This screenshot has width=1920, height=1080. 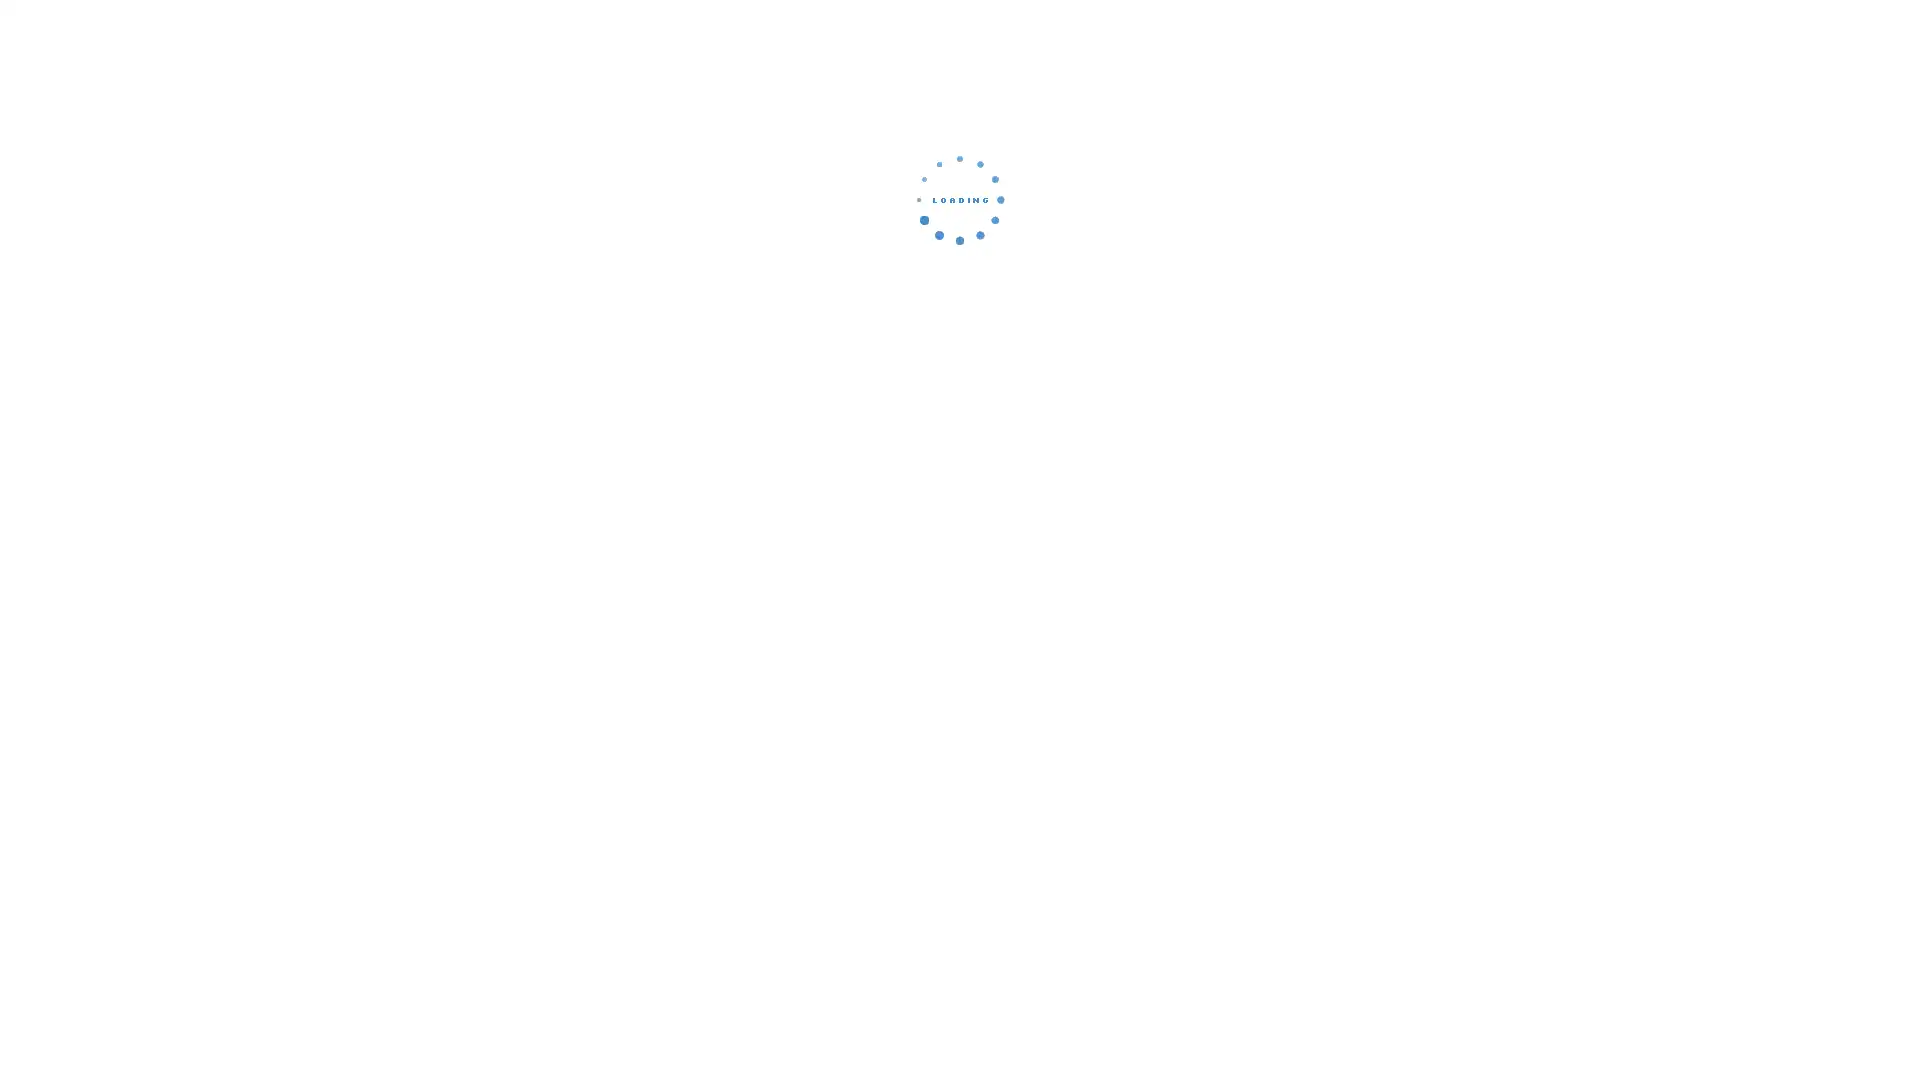 I want to click on Continue, so click(x=960, y=335).